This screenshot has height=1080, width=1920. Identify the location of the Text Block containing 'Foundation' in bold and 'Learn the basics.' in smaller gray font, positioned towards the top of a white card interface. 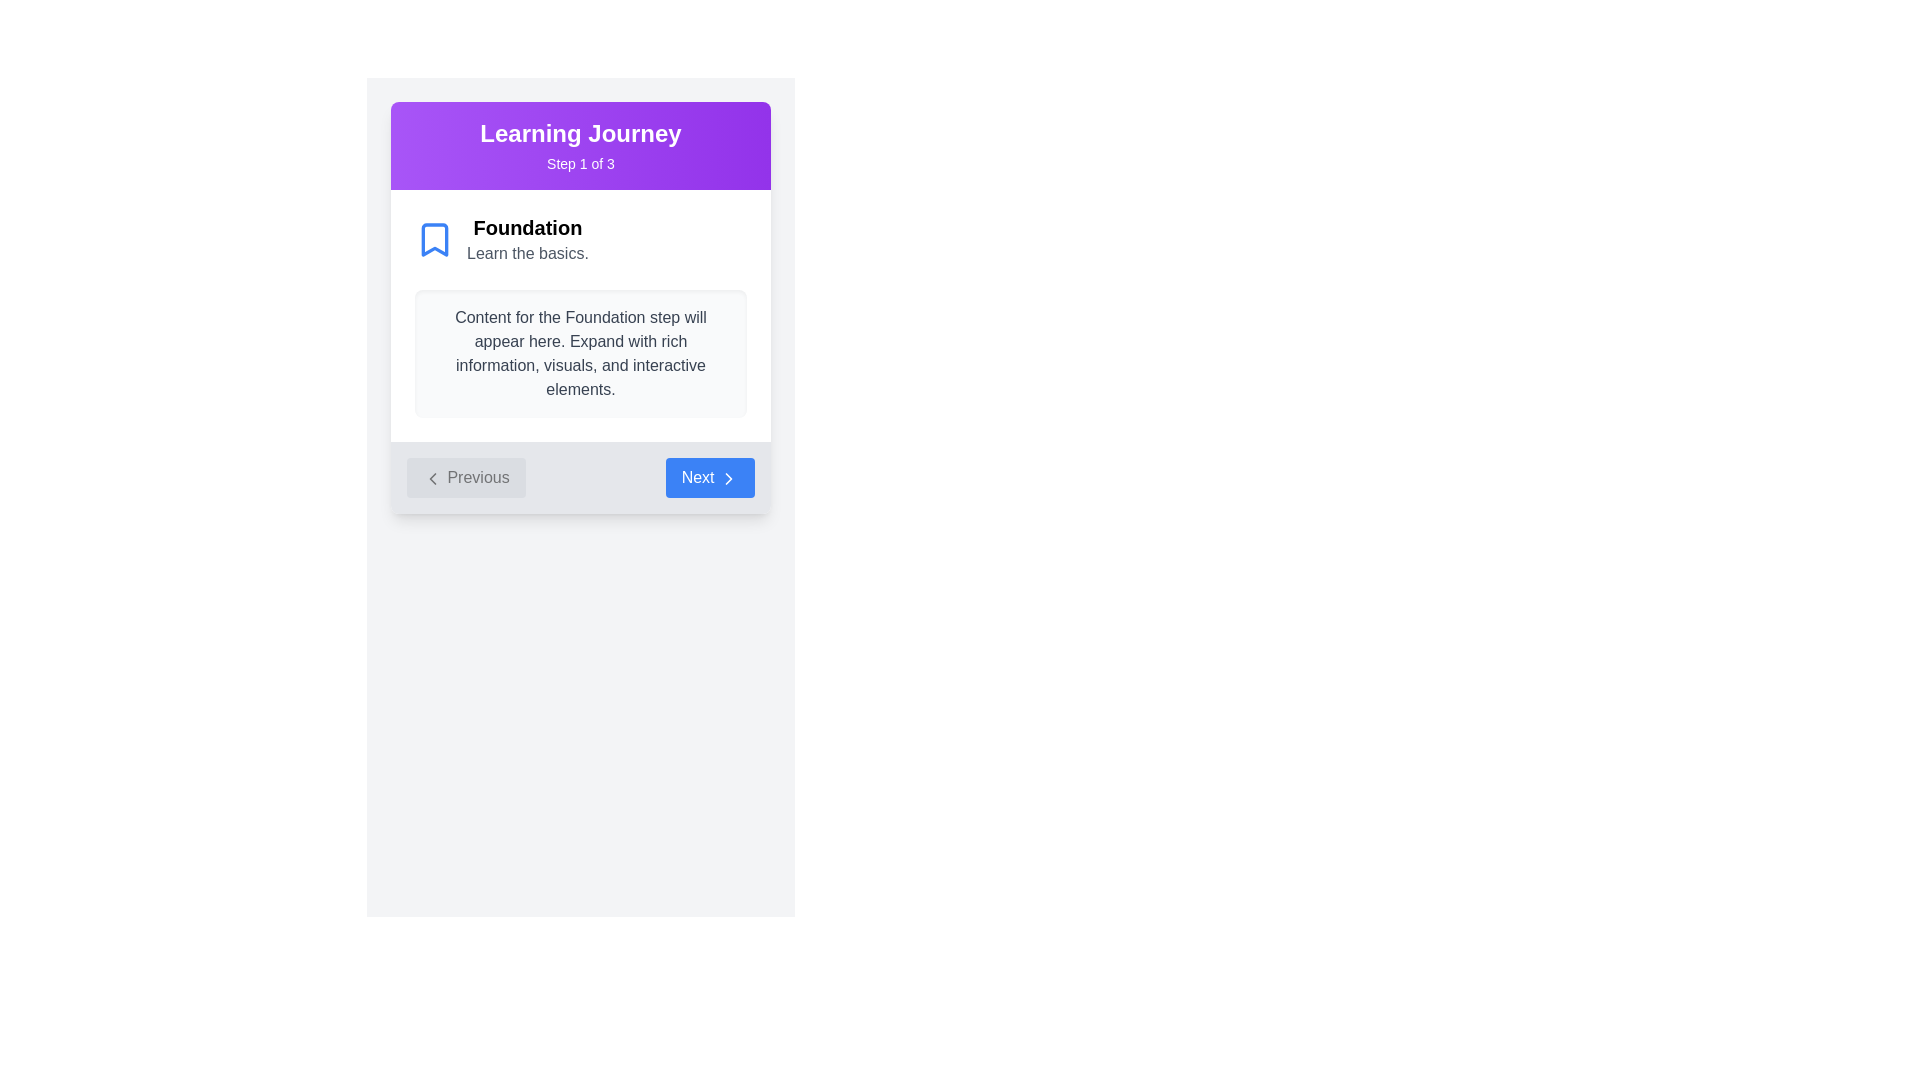
(528, 238).